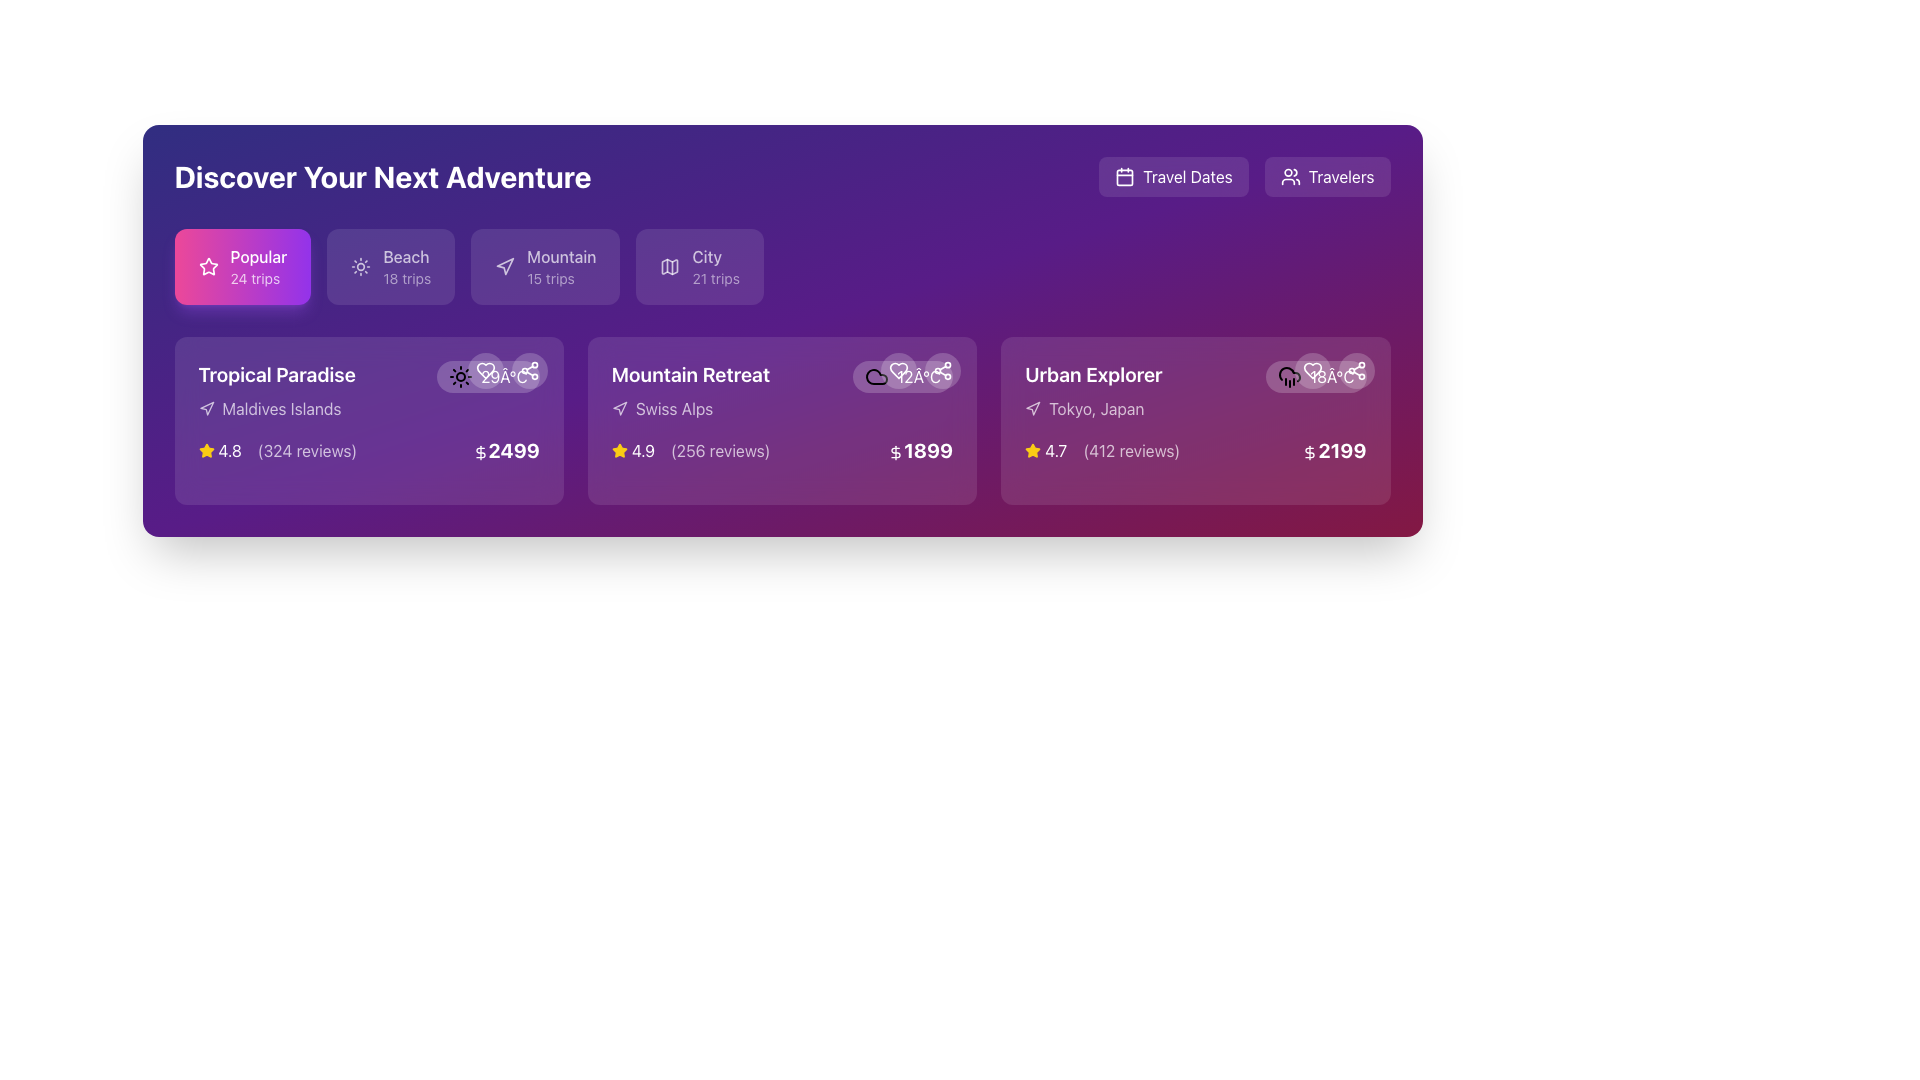 Image resolution: width=1920 pixels, height=1080 pixels. I want to click on the '18 trips' text label that indicates the number of available trips in the 'Beach' category, located below the 'Beach' label in the navigation bar, so click(406, 278).